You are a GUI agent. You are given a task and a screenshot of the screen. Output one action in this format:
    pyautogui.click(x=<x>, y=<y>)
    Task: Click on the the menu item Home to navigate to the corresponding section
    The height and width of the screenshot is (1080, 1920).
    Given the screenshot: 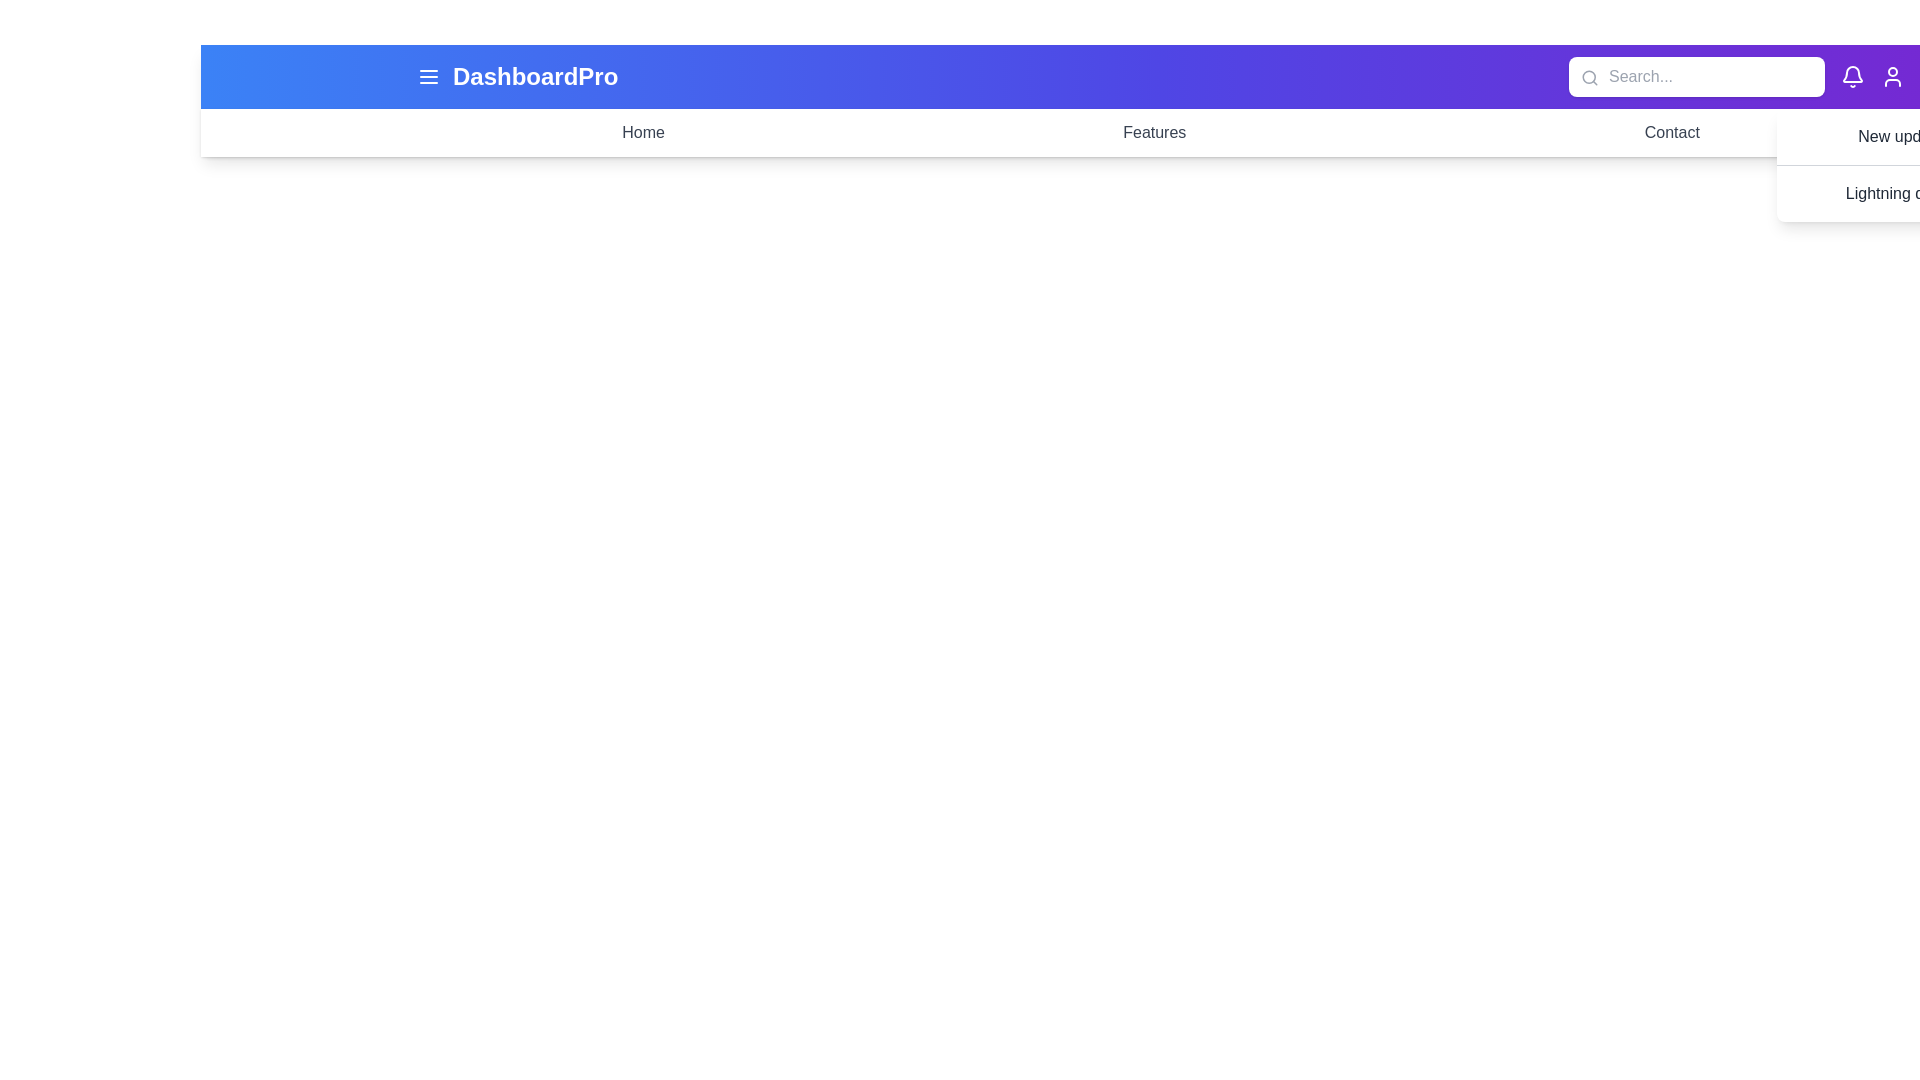 What is the action you would take?
    pyautogui.click(x=643, y=132)
    